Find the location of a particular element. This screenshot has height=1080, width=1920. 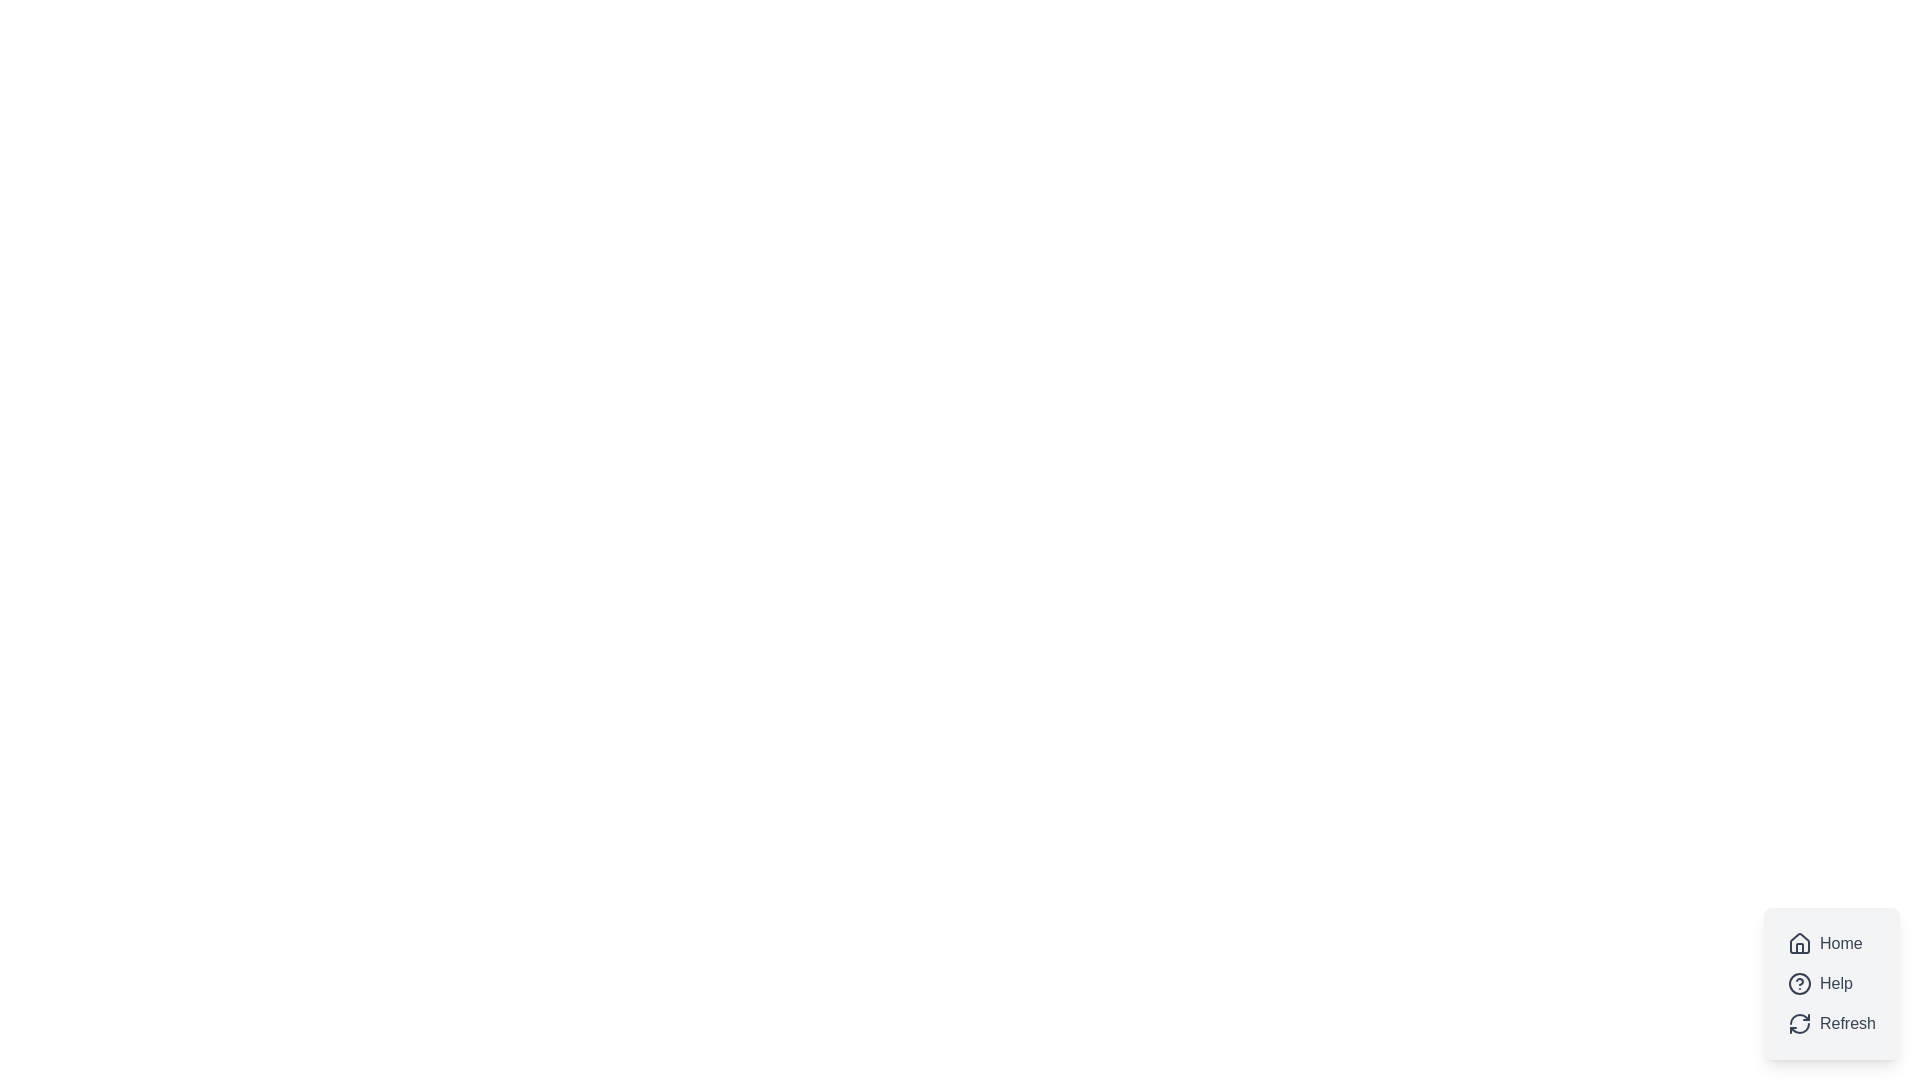

the 'Help' button in the grouped button set located in the bottom-right corner of the interface is located at coordinates (1832, 982).